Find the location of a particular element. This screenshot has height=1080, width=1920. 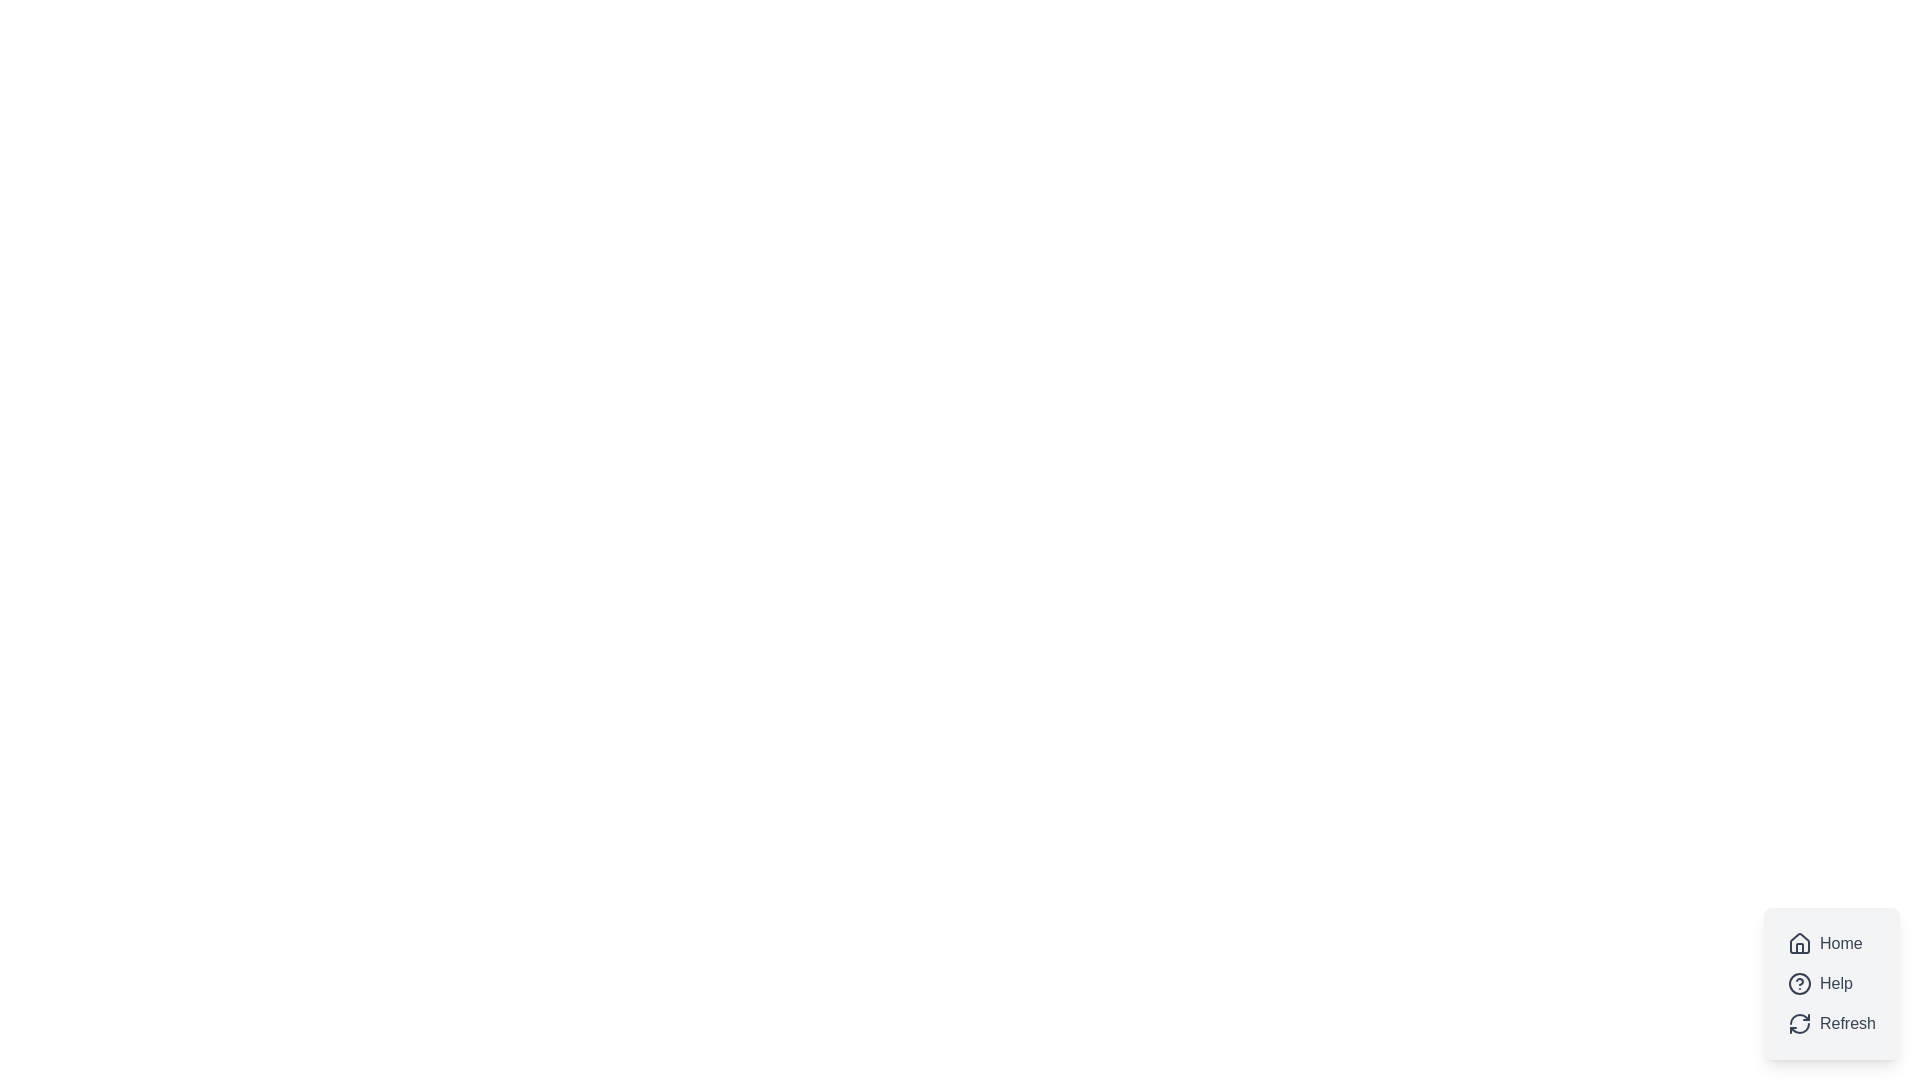

the 'Help' button in the grouped button set located in the bottom-right corner of the interface is located at coordinates (1832, 982).